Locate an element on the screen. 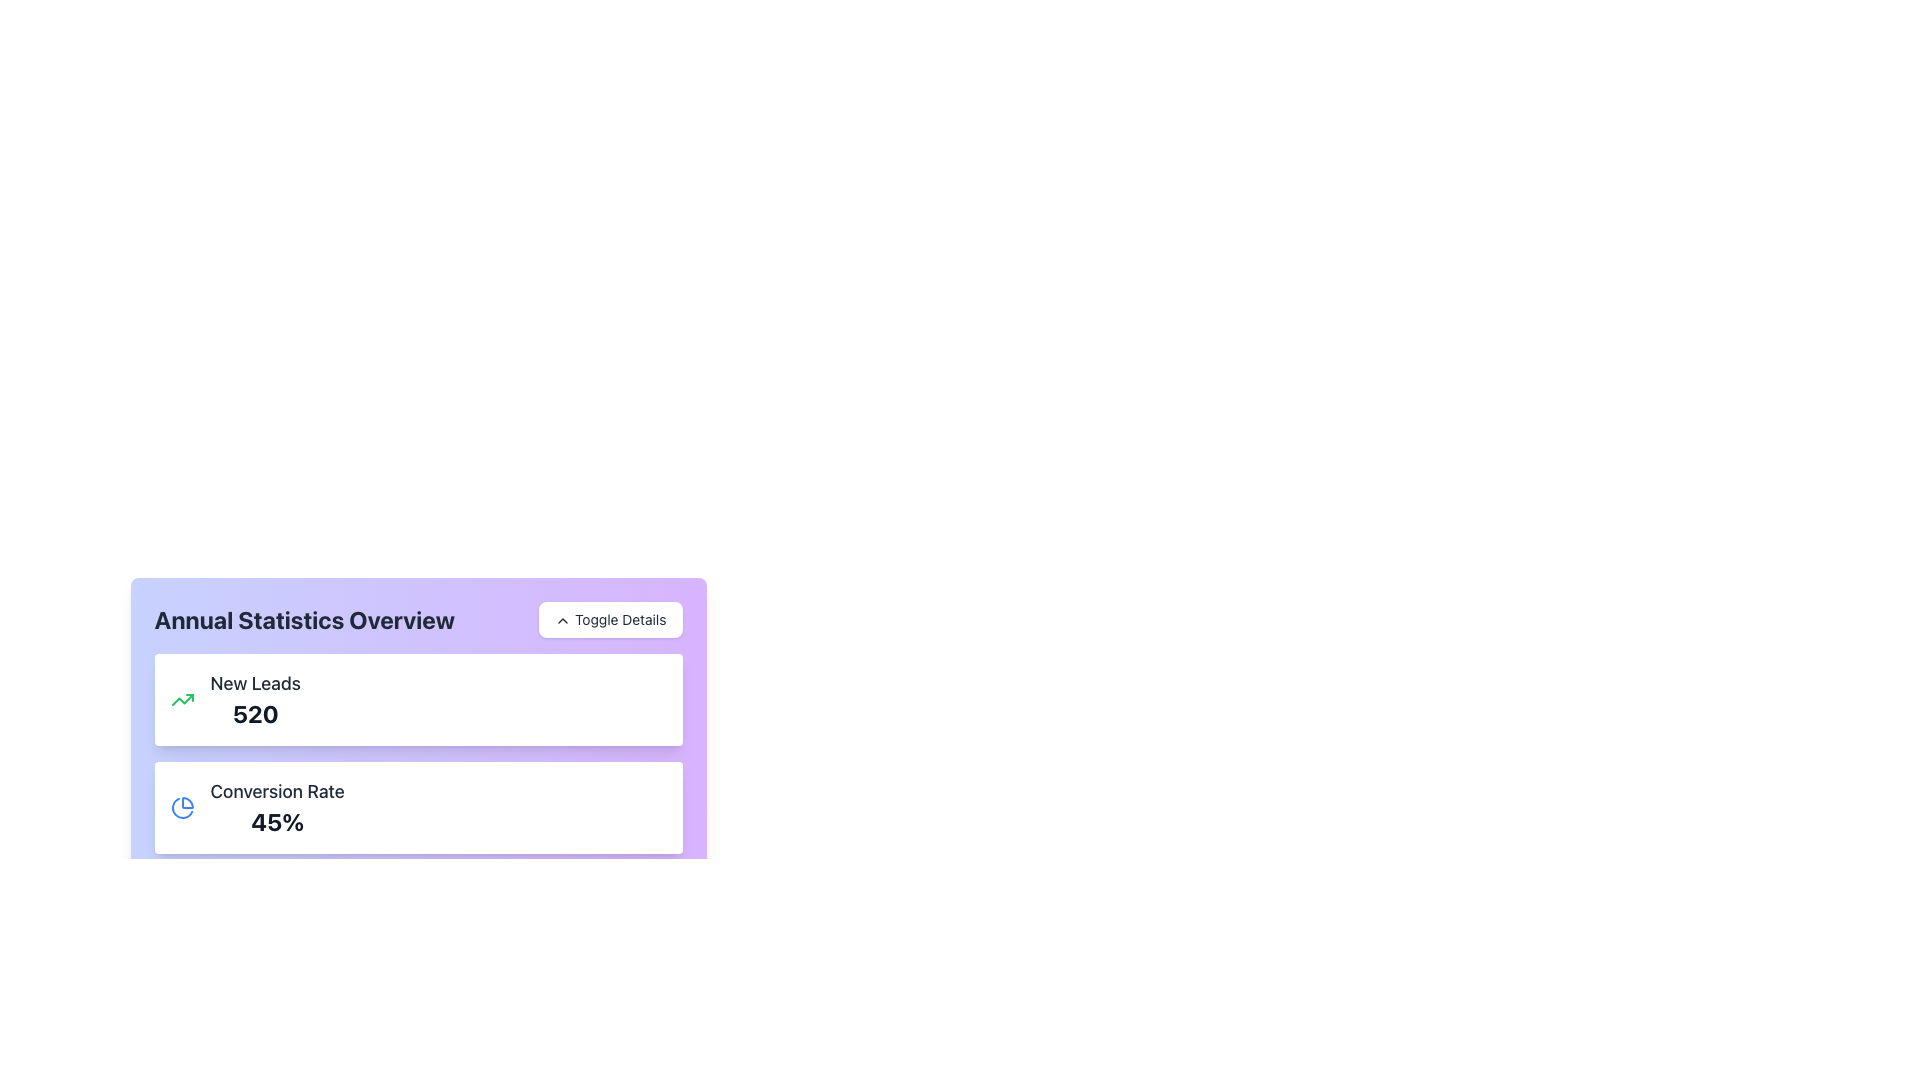 This screenshot has height=1080, width=1920. the pie chart icon located at the top-left corner of the 'Conversion Rate' statistics card, preceding the text 'Conversion Rate' and the value '45%.' is located at coordinates (182, 806).